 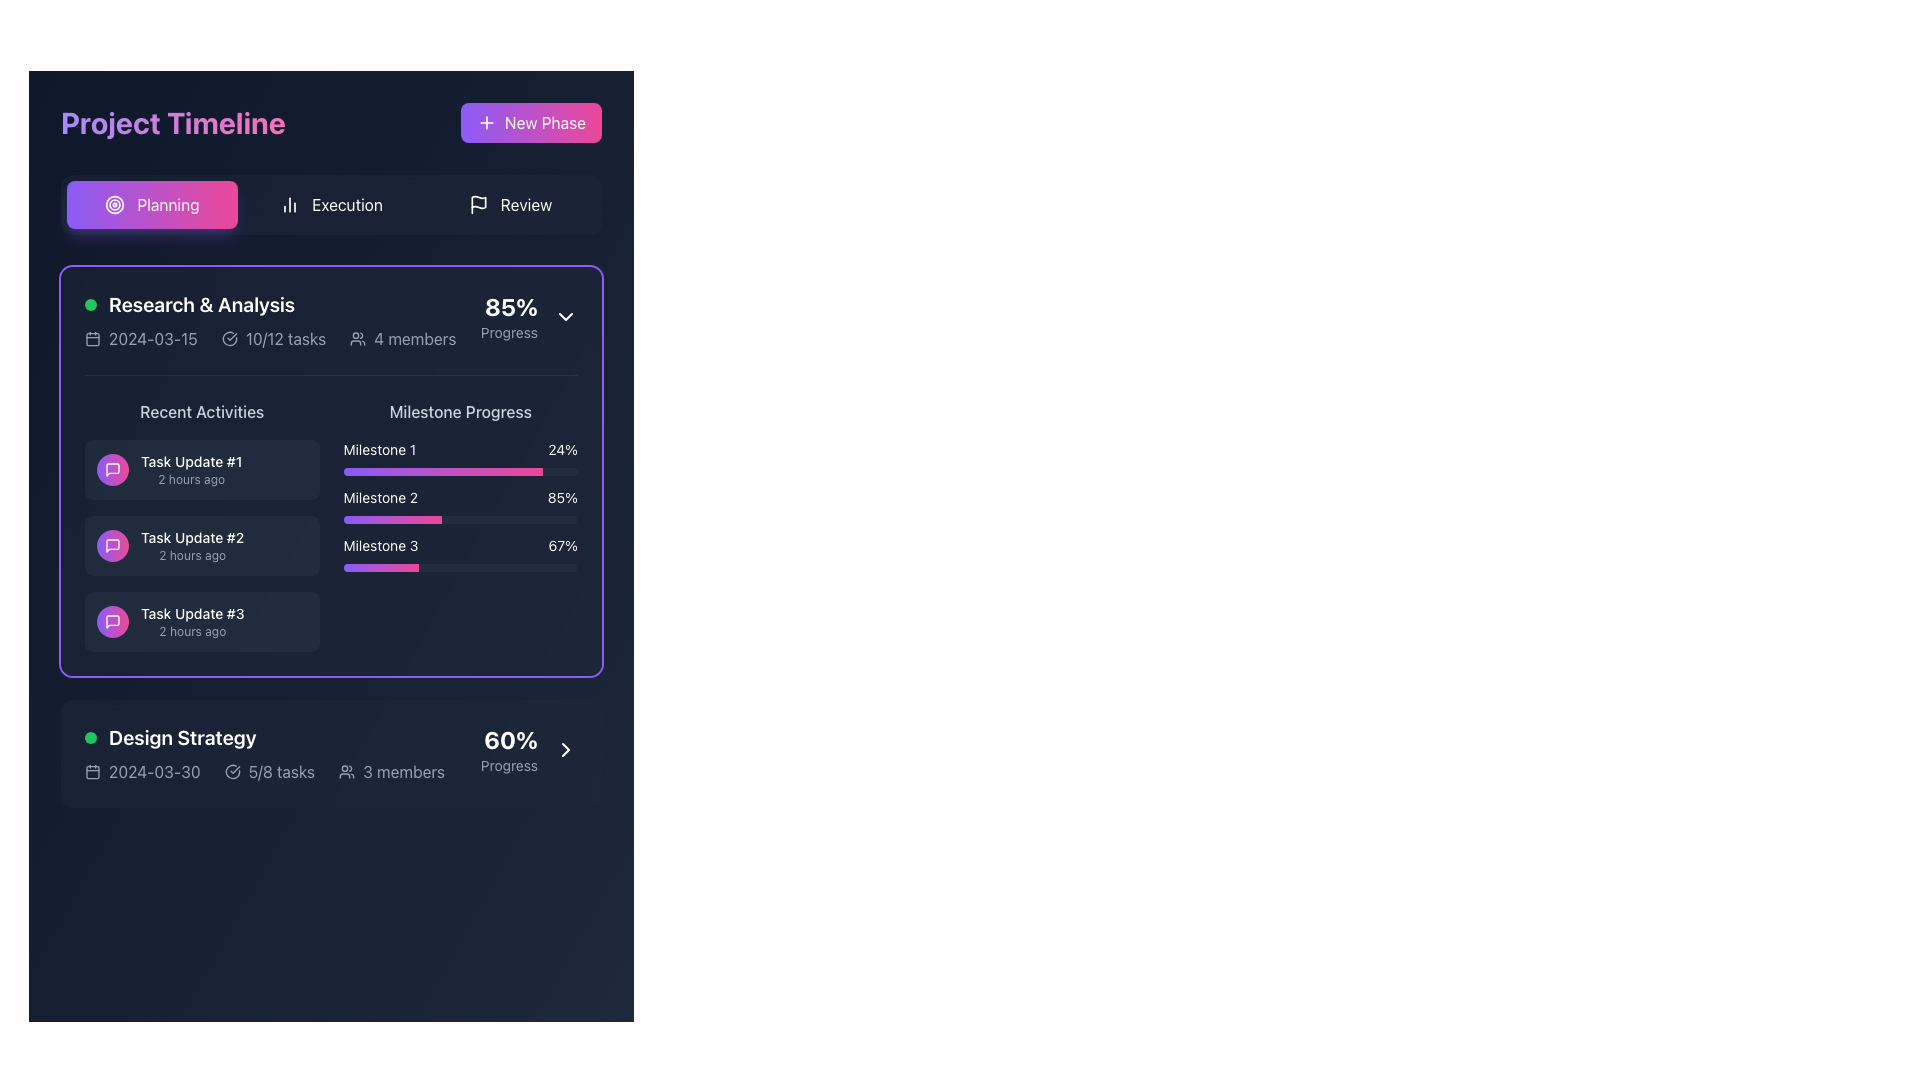 I want to click on the second button in the row, which navigates to the 'Execution' phase of the project management tool, so click(x=331, y=204).